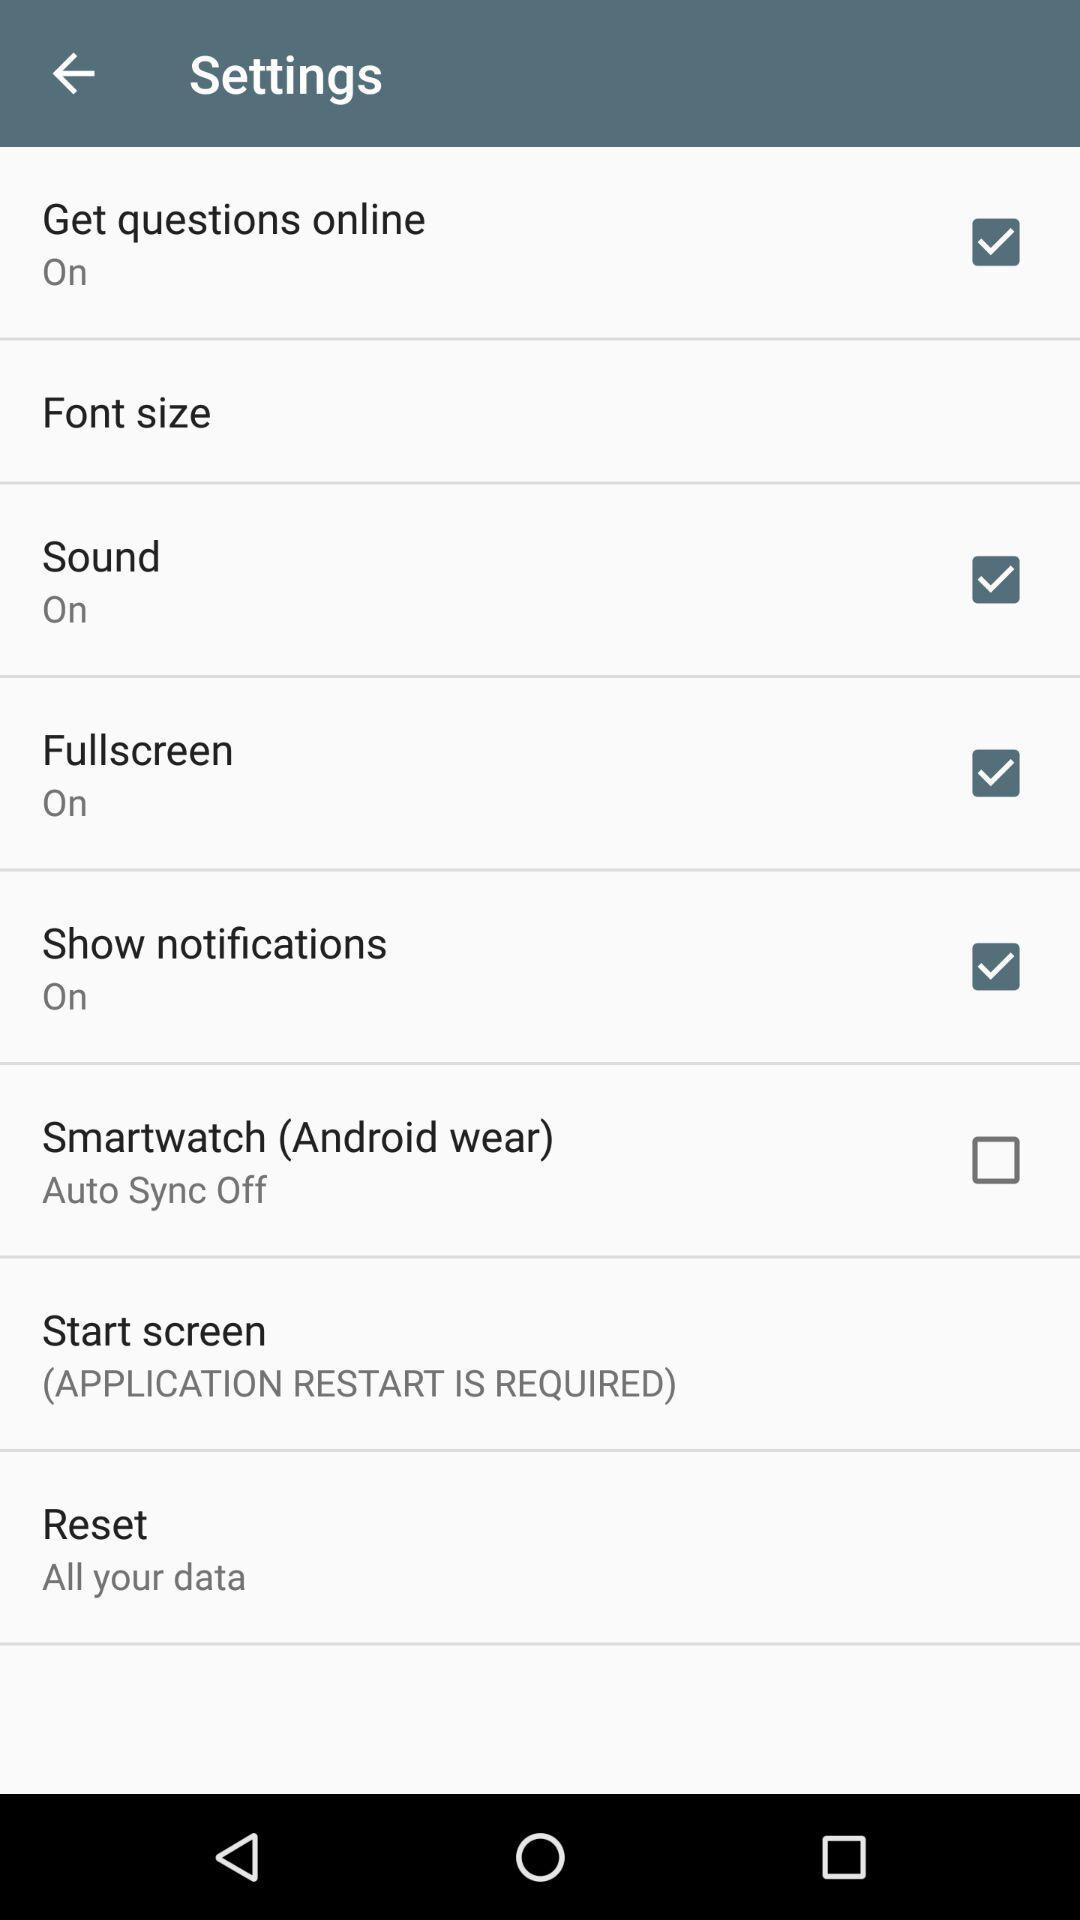  What do you see at coordinates (94, 1521) in the screenshot?
I see `icon below the application restart is item` at bounding box center [94, 1521].